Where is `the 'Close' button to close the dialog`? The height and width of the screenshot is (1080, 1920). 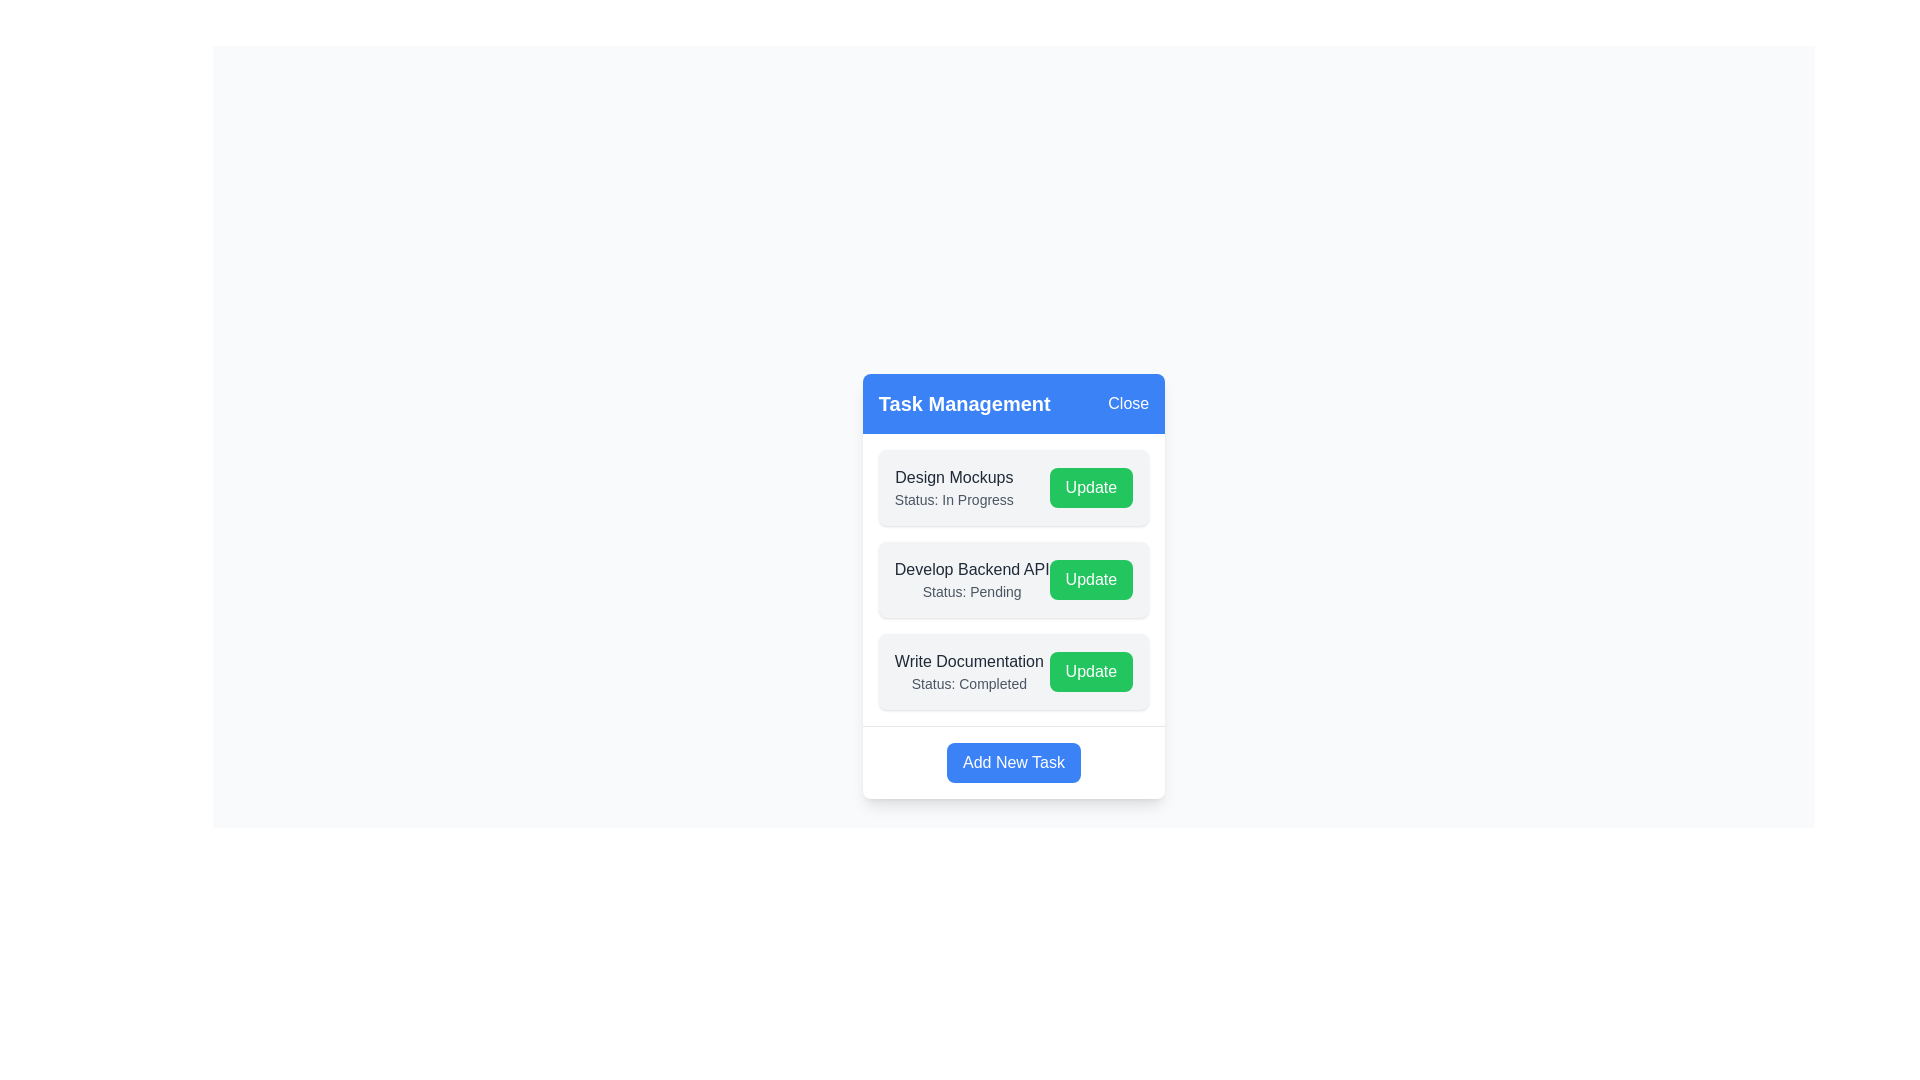
the 'Close' button to close the dialog is located at coordinates (1128, 403).